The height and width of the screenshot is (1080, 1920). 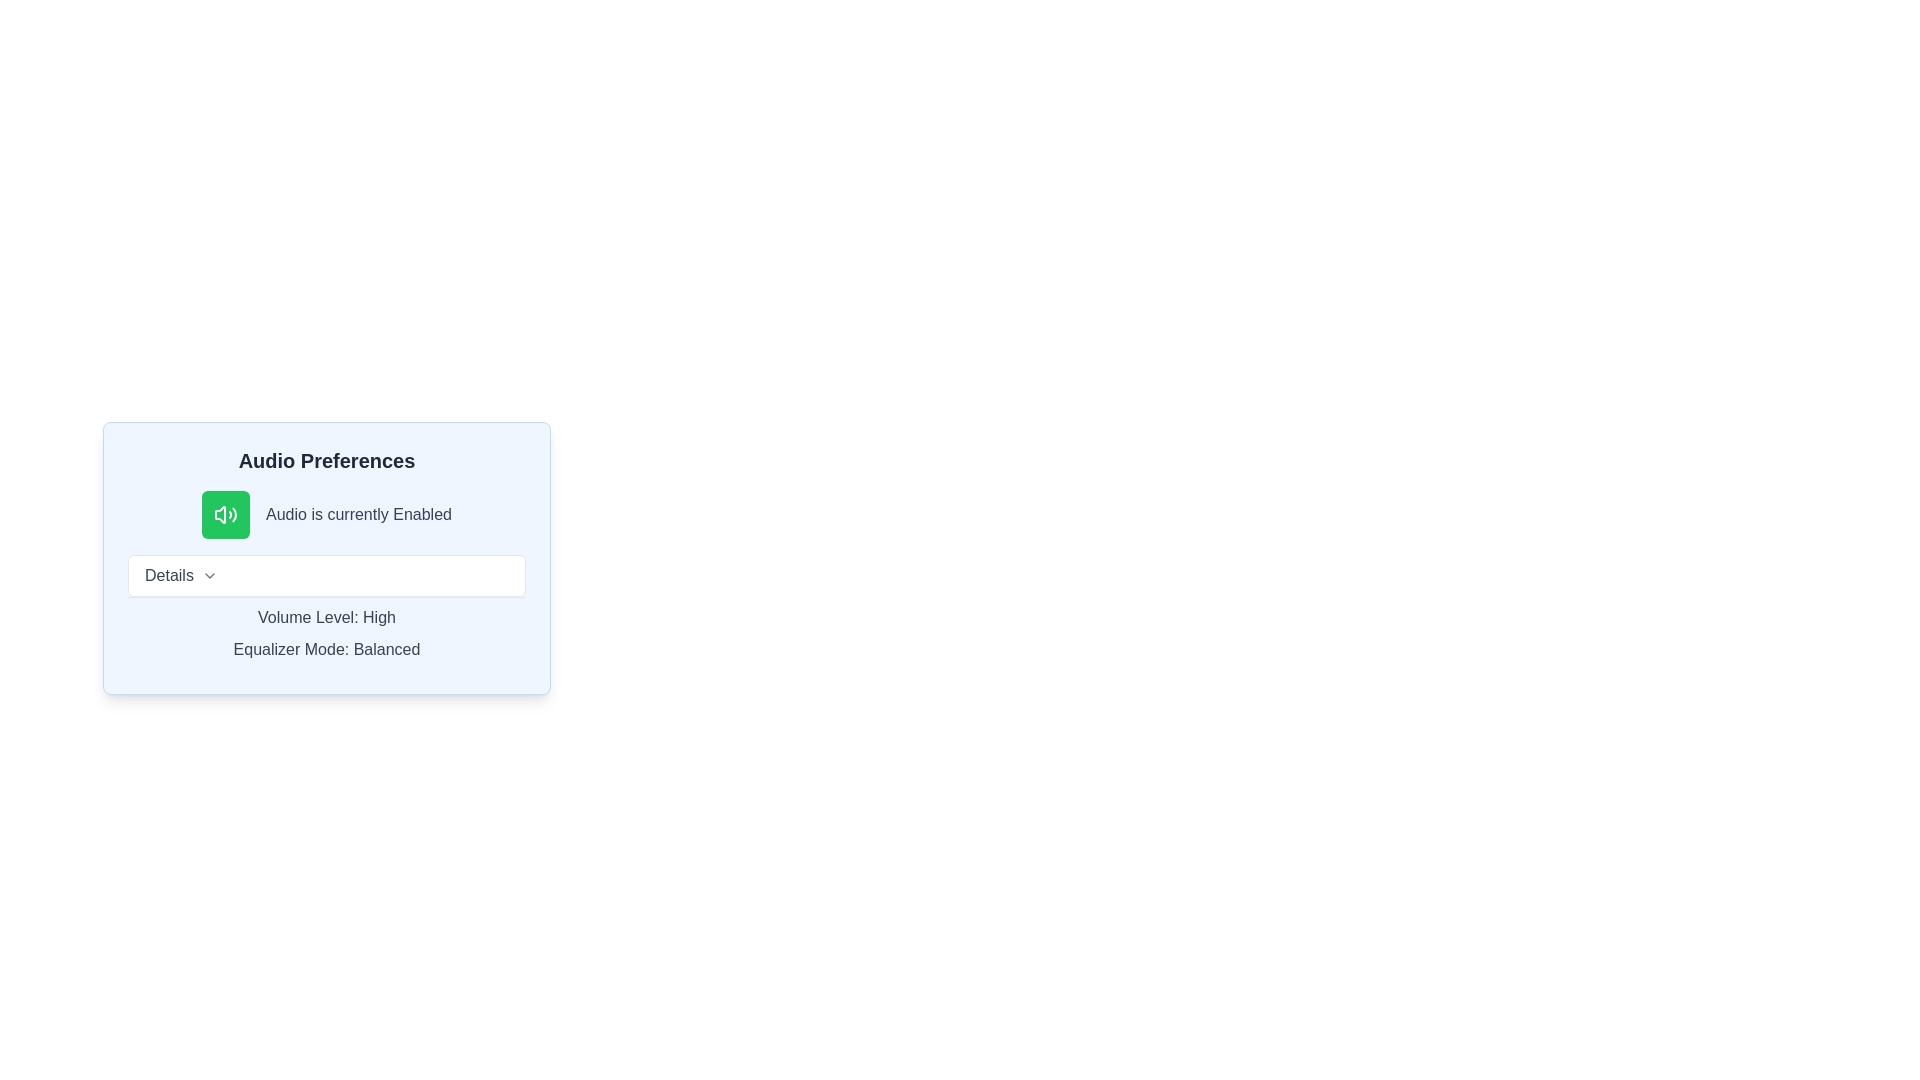 I want to click on the static text label displaying 'Volume Level: High', which is styled with a clean sans-serif font and located in the 'Audio Preferences' section, so click(x=326, y=616).